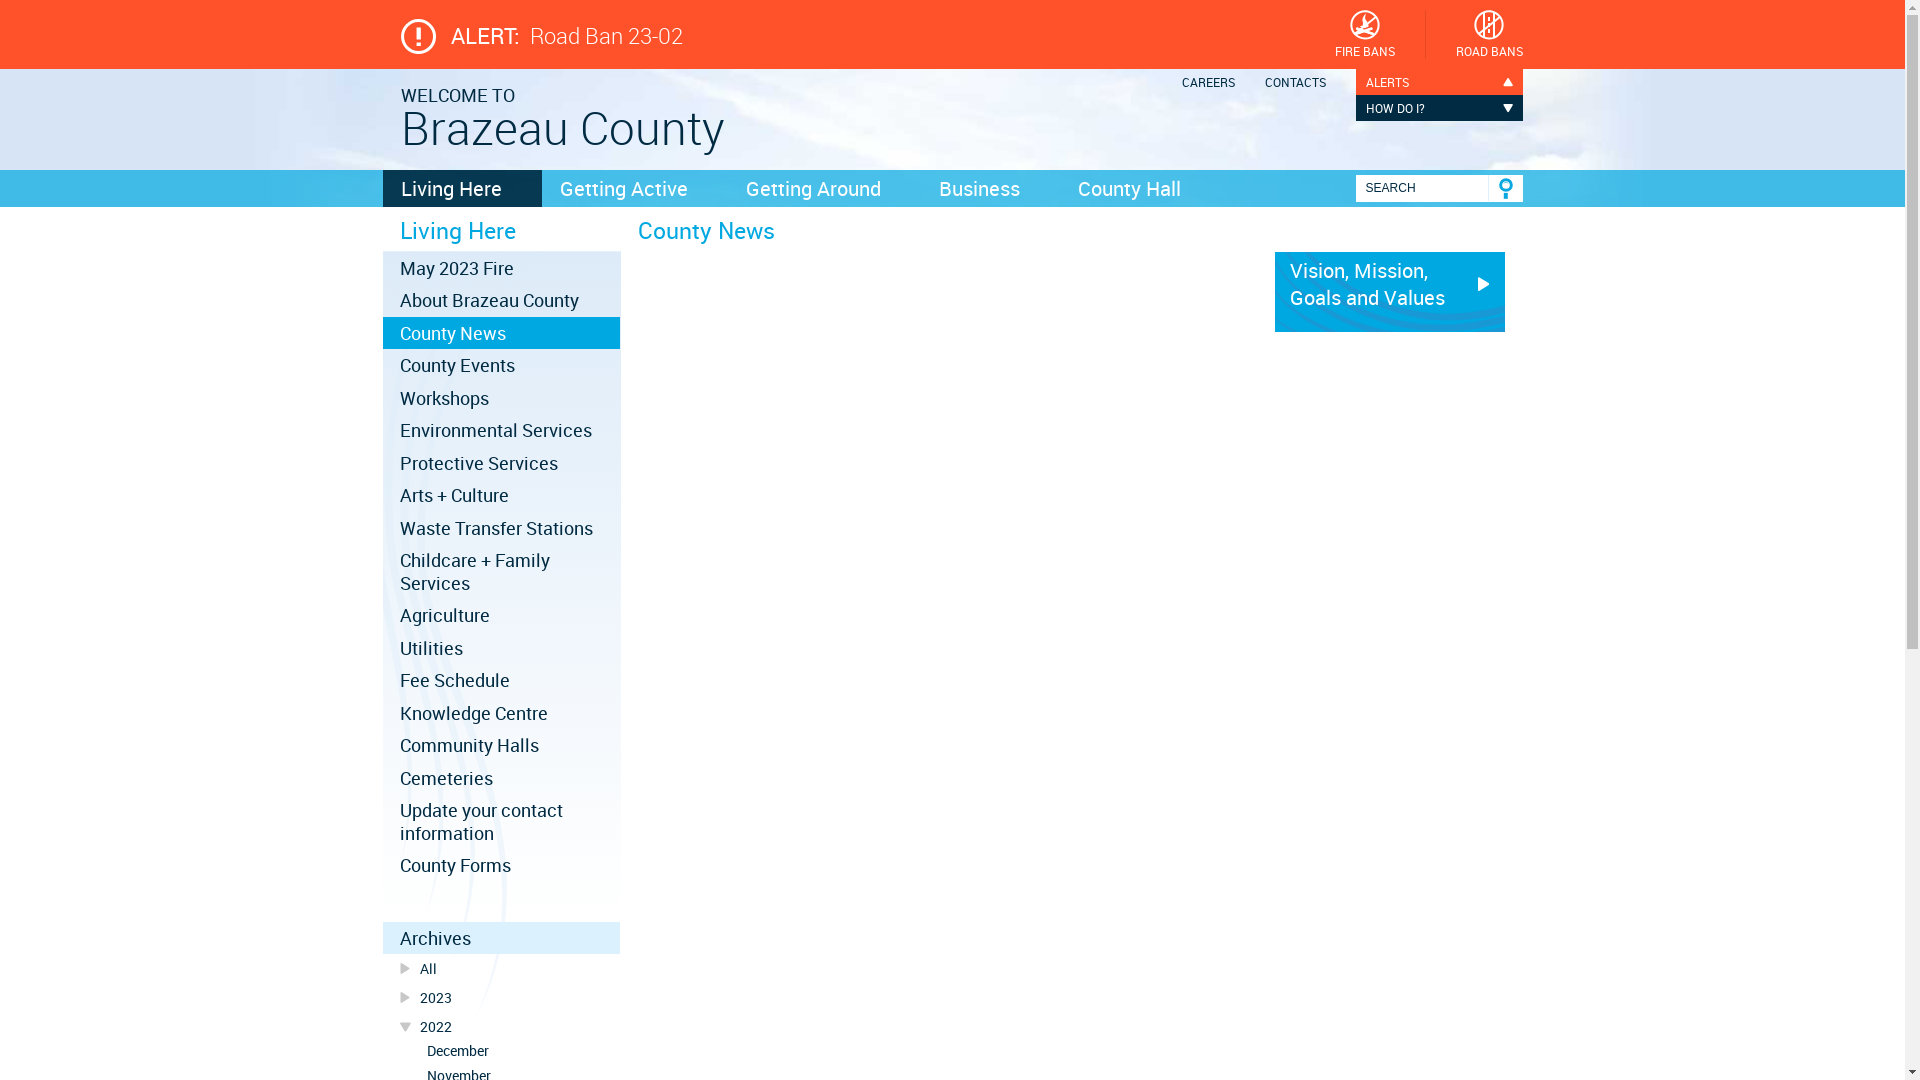  What do you see at coordinates (500, 678) in the screenshot?
I see `'Fee Schedule'` at bounding box center [500, 678].